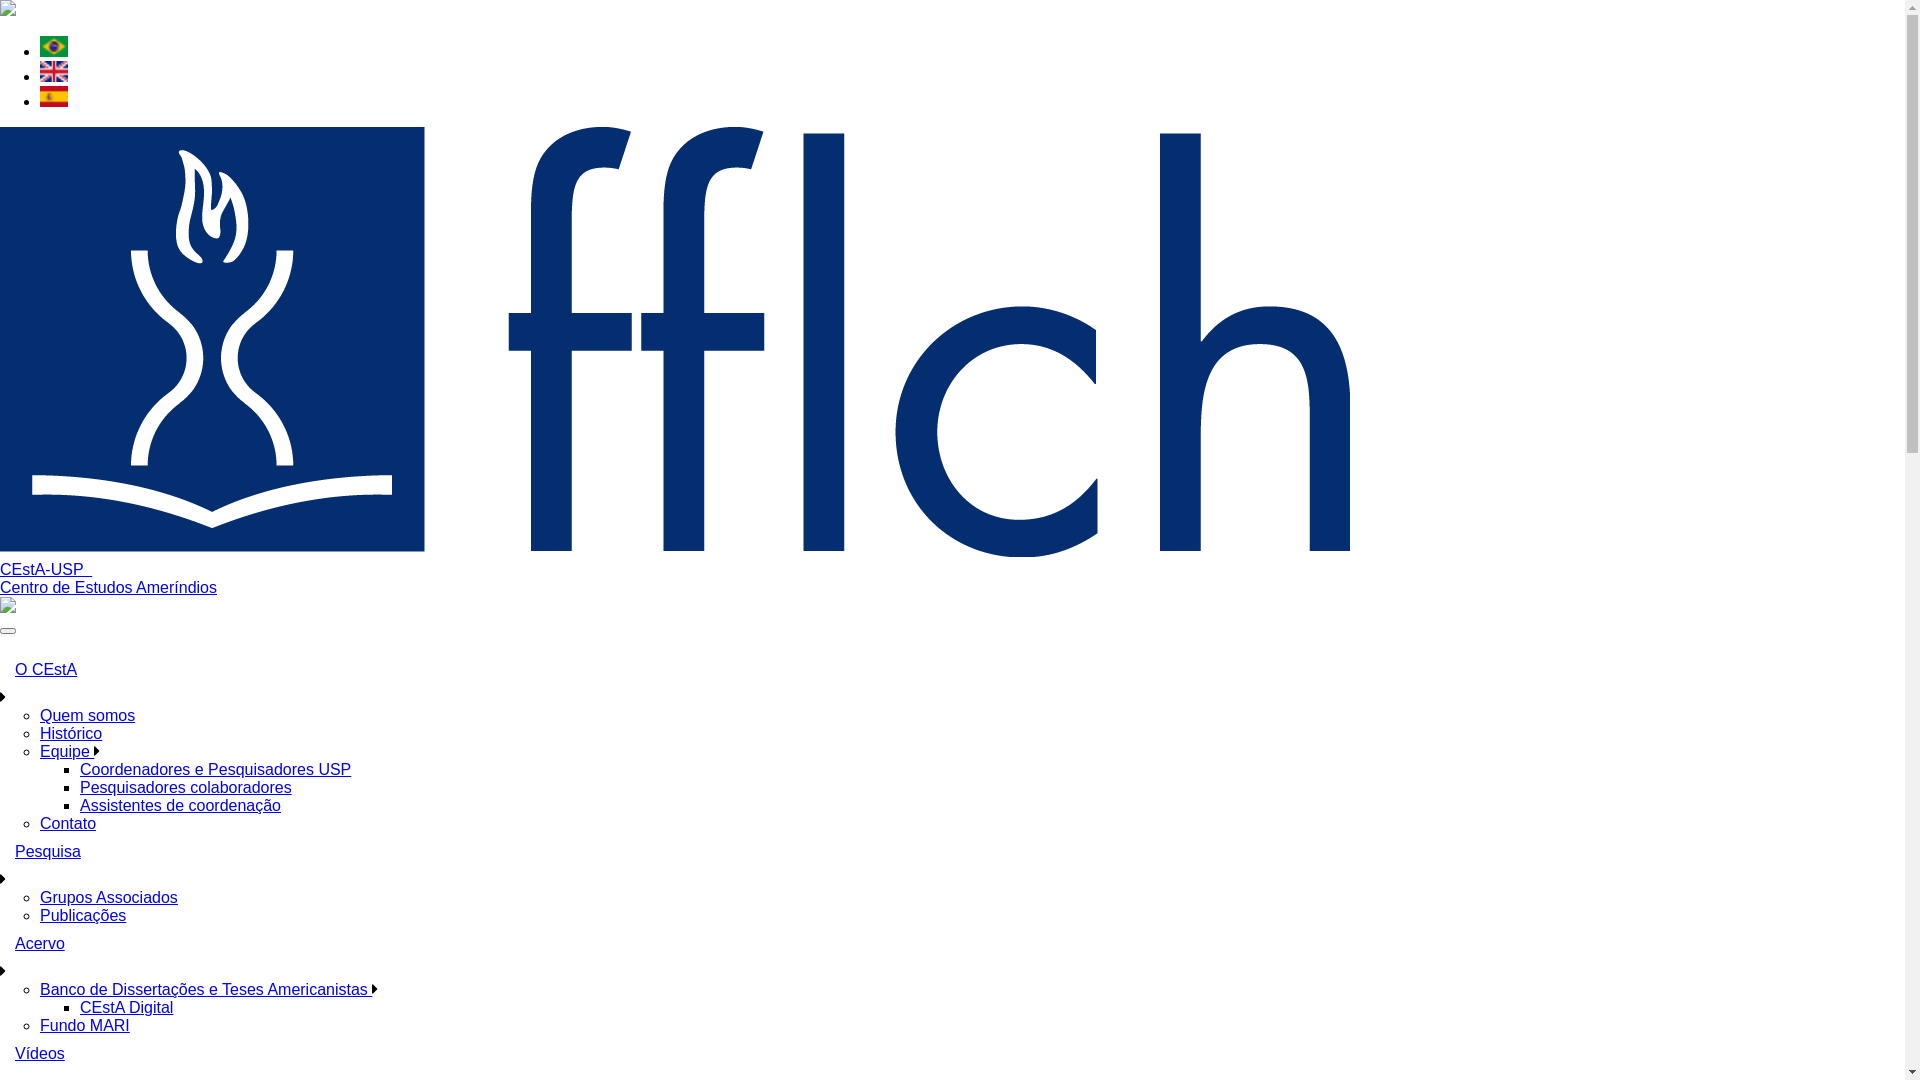  Describe the element at coordinates (84, 1025) in the screenshot. I see `'Fundo MARI'` at that location.